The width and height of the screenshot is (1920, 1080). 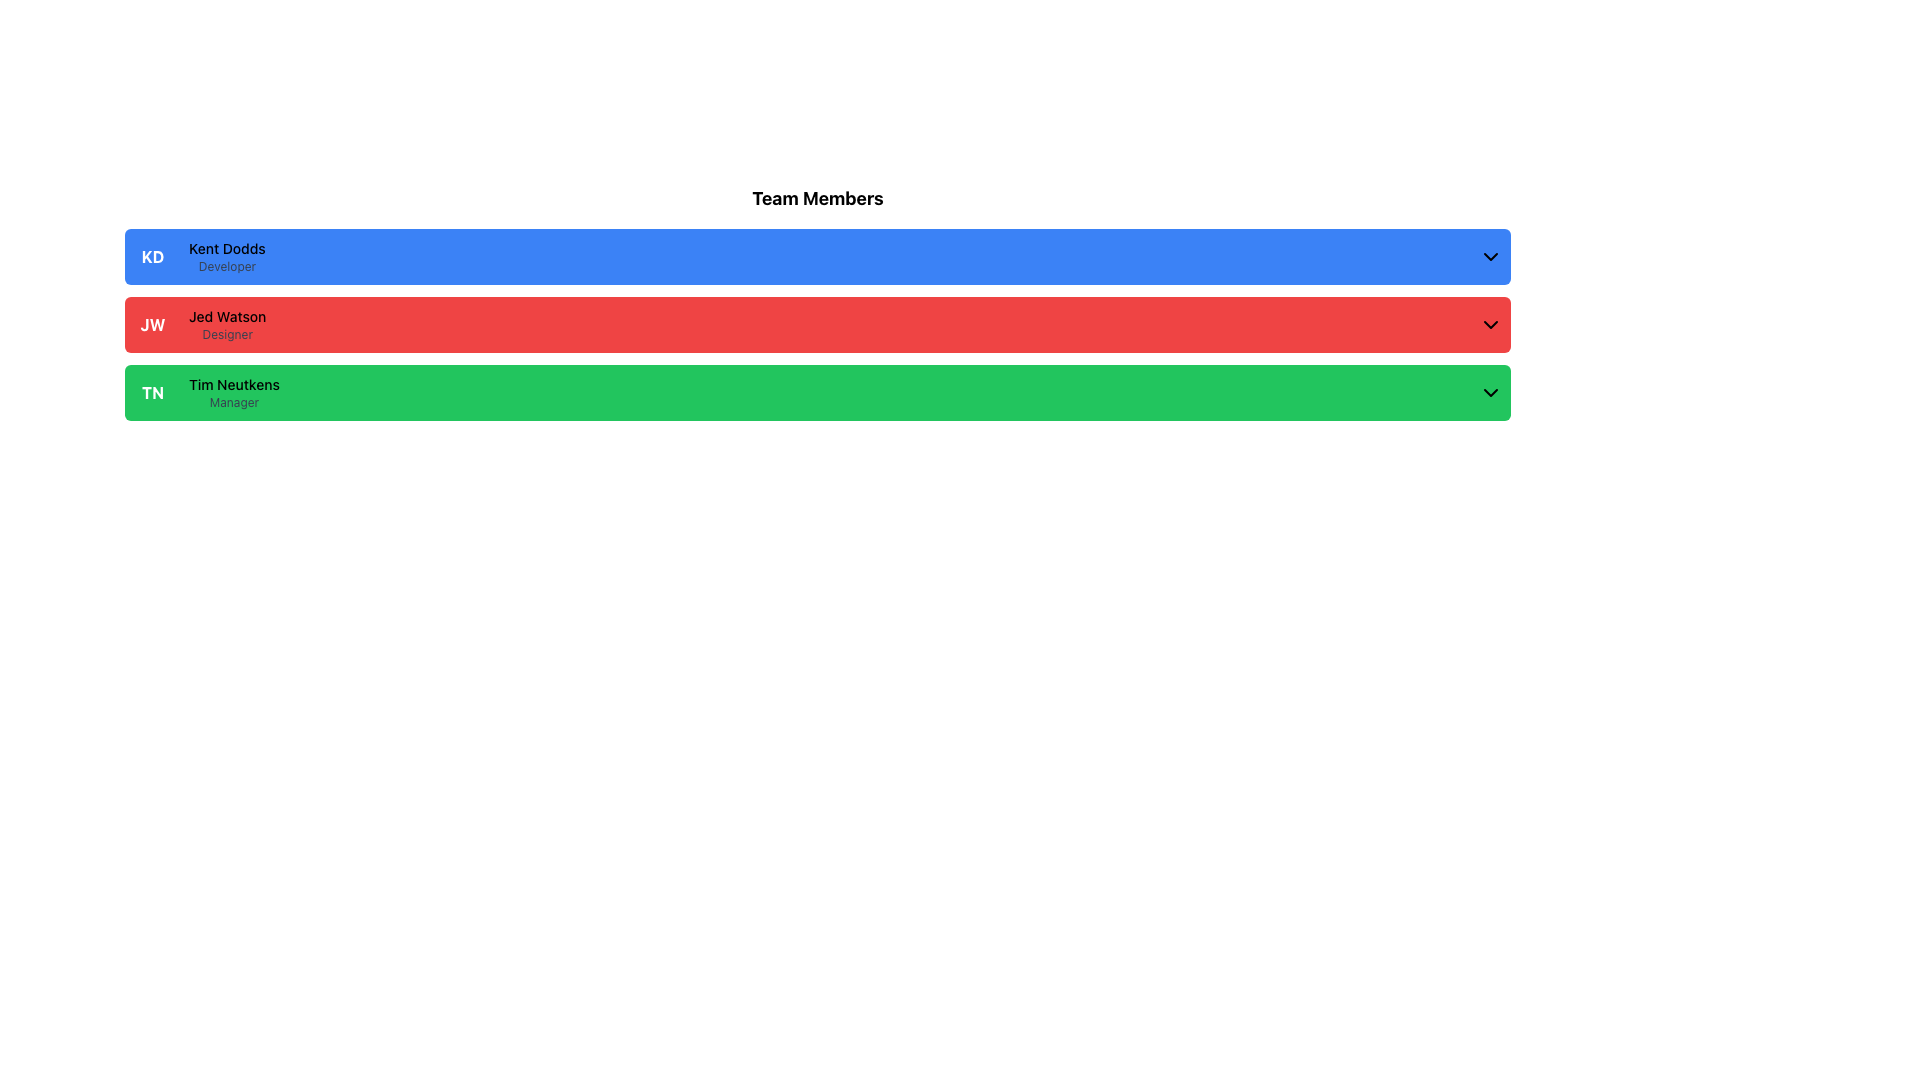 I want to click on the dropdown indicator icon located at the far right end of the green user profile section labeled 'Tim Neutkens, Manager', so click(x=1491, y=393).